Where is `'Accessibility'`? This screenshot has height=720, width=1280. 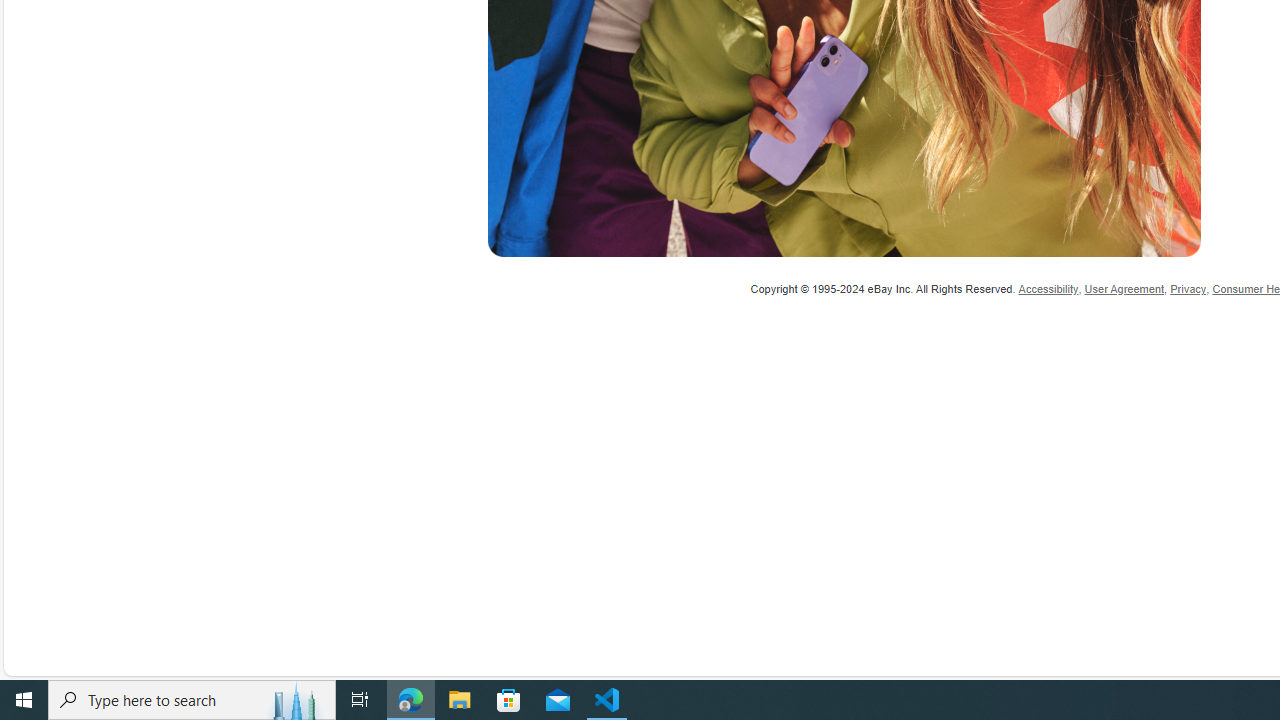 'Accessibility' is located at coordinates (1047, 289).